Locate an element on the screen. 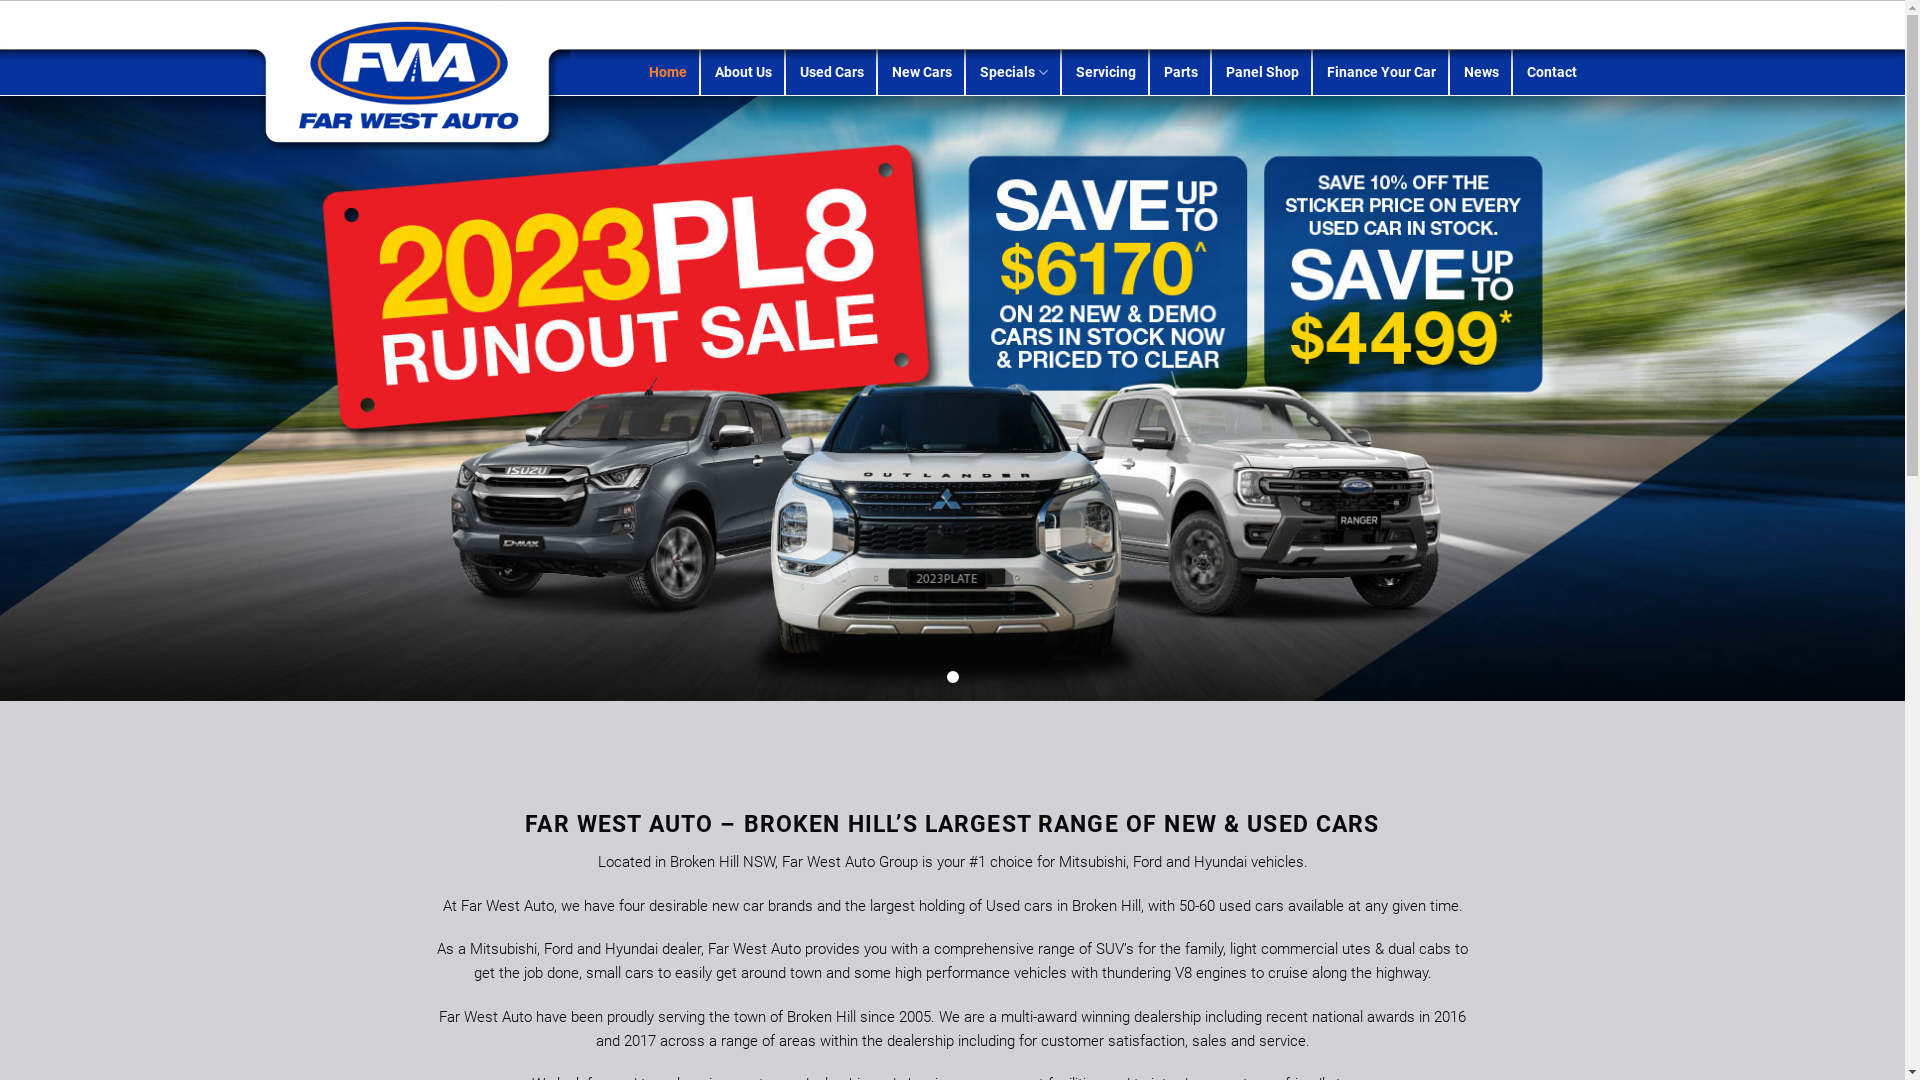  'New Cars' is located at coordinates (920, 71).